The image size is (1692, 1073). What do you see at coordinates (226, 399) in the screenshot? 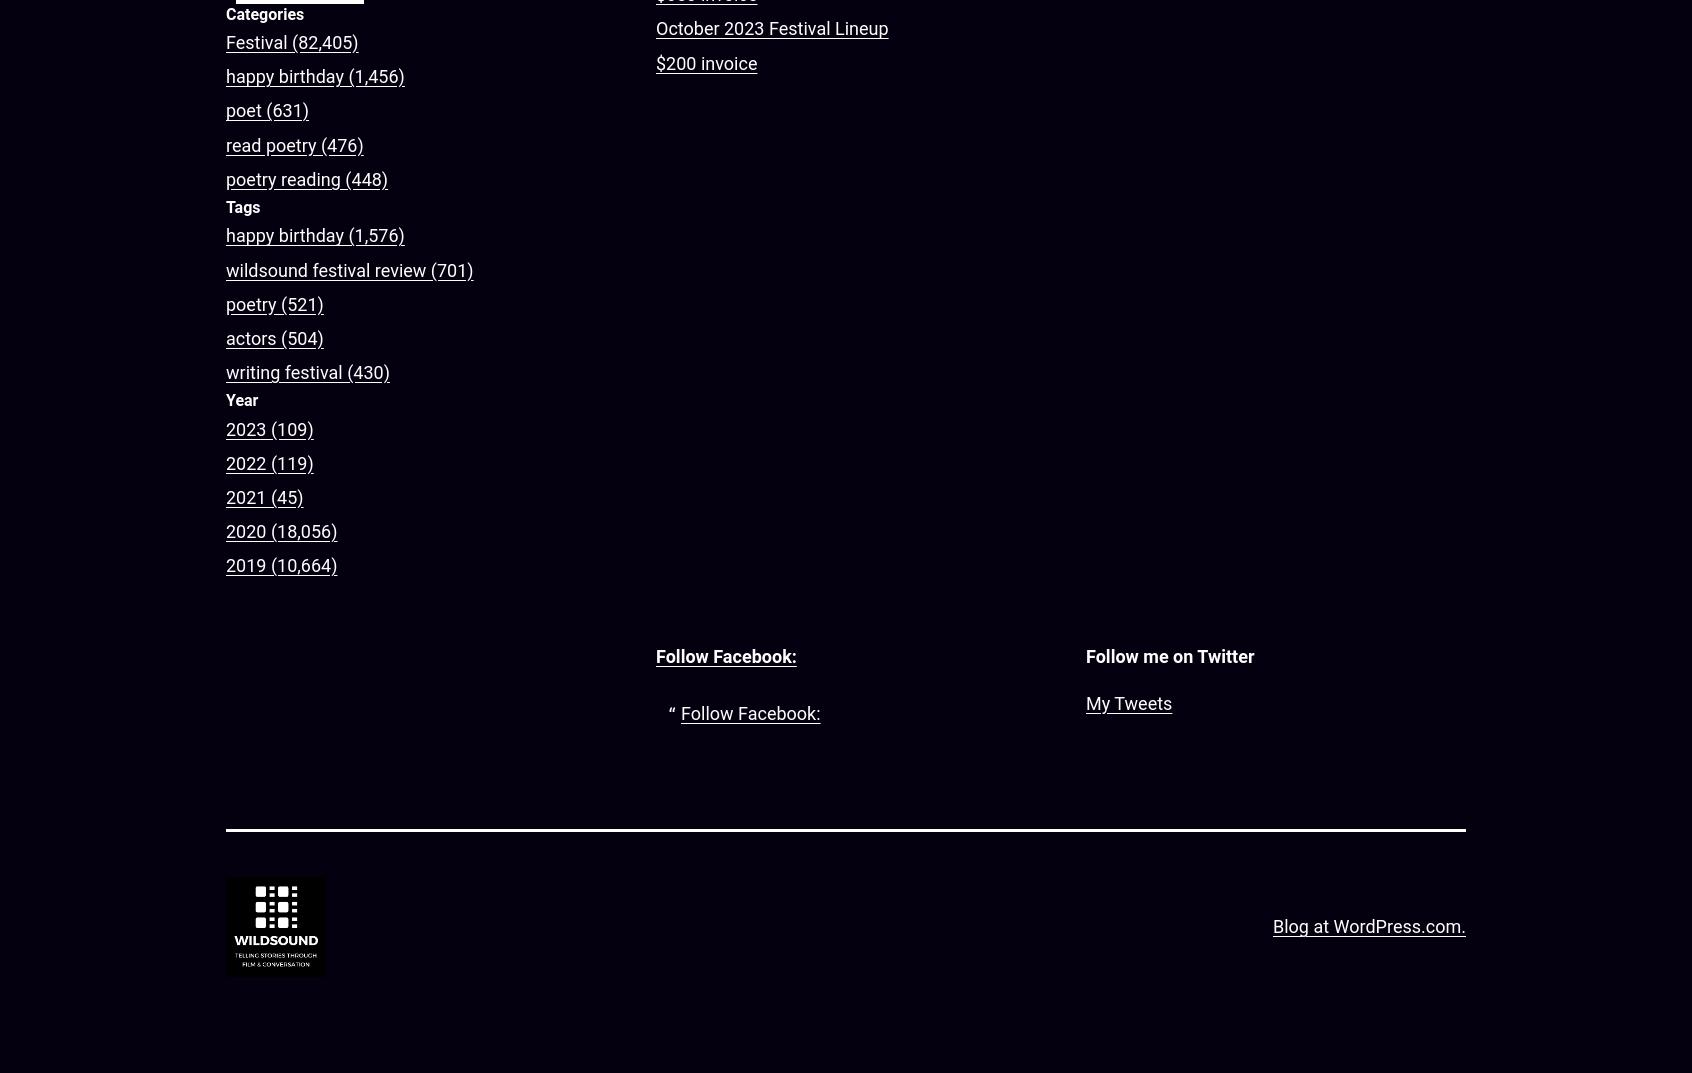
I see `'Year'` at bounding box center [226, 399].